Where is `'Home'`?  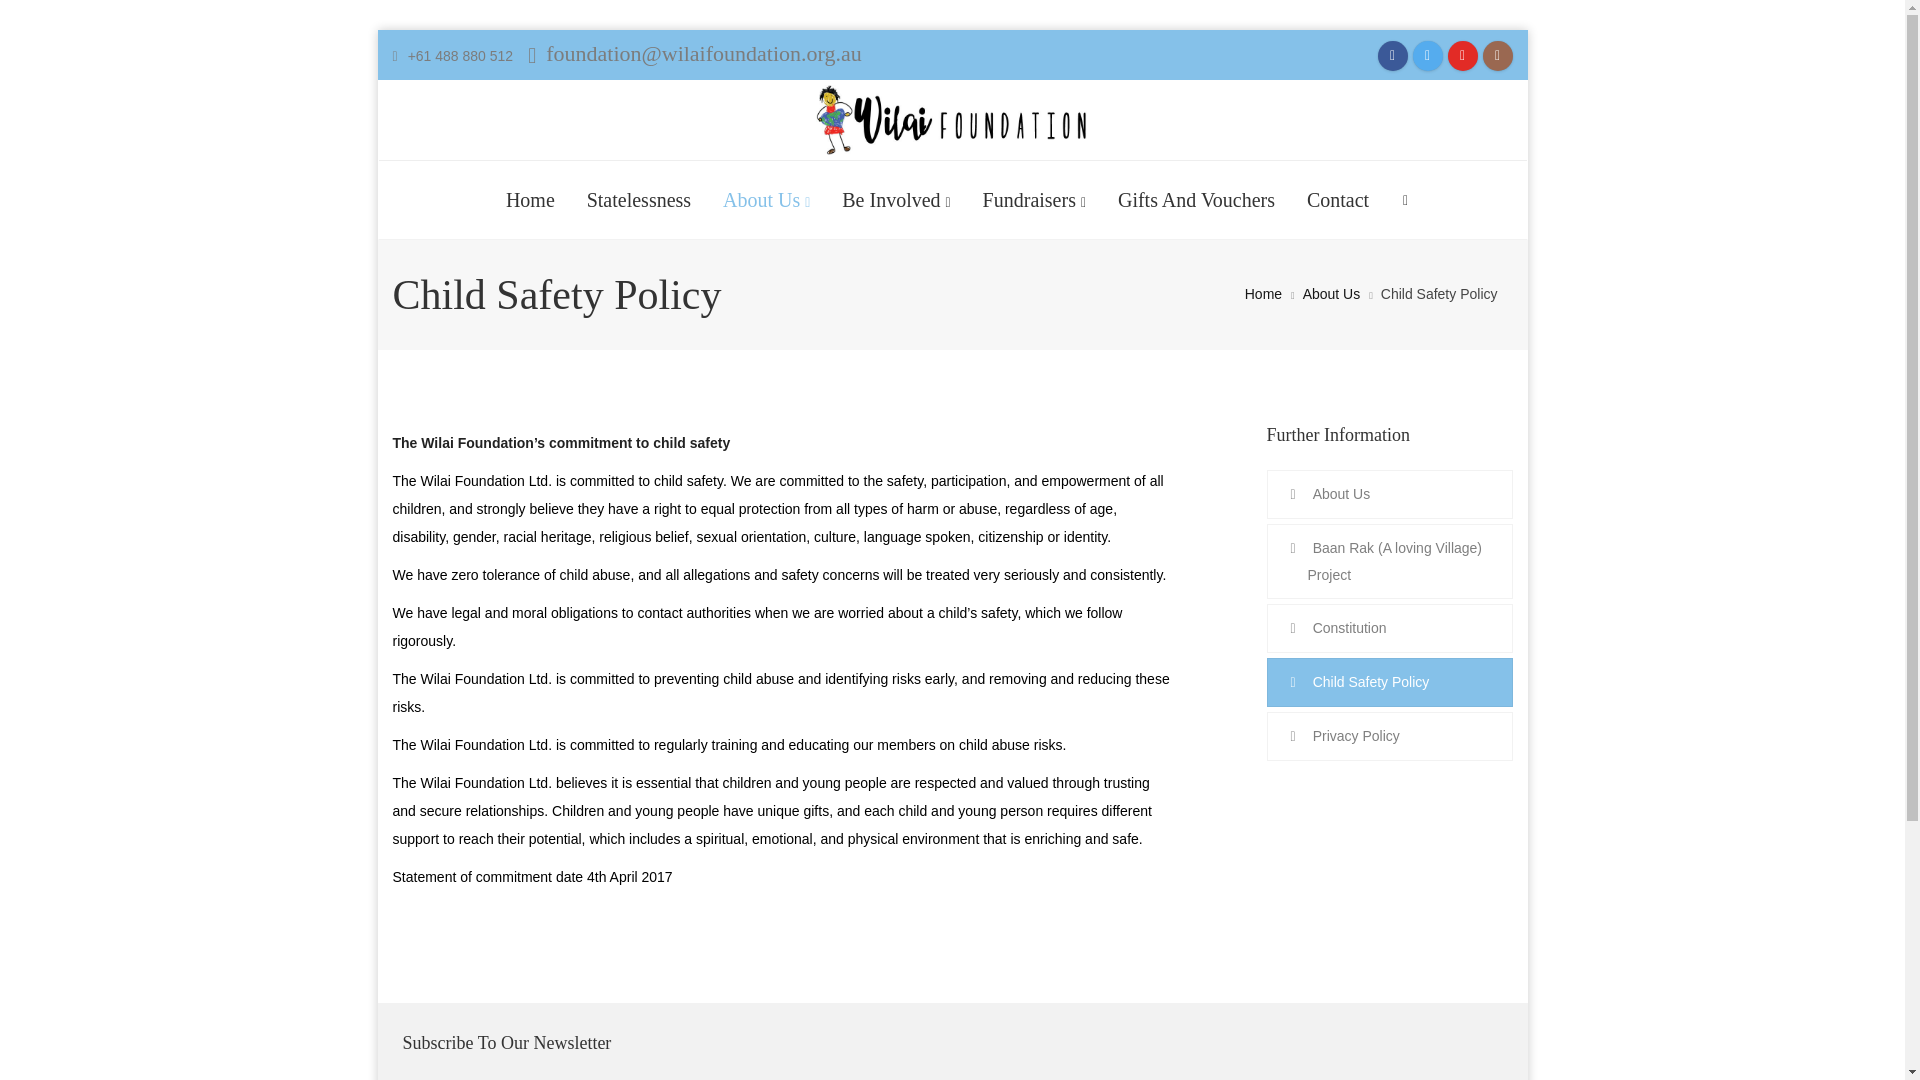
'Home' is located at coordinates (1262, 293).